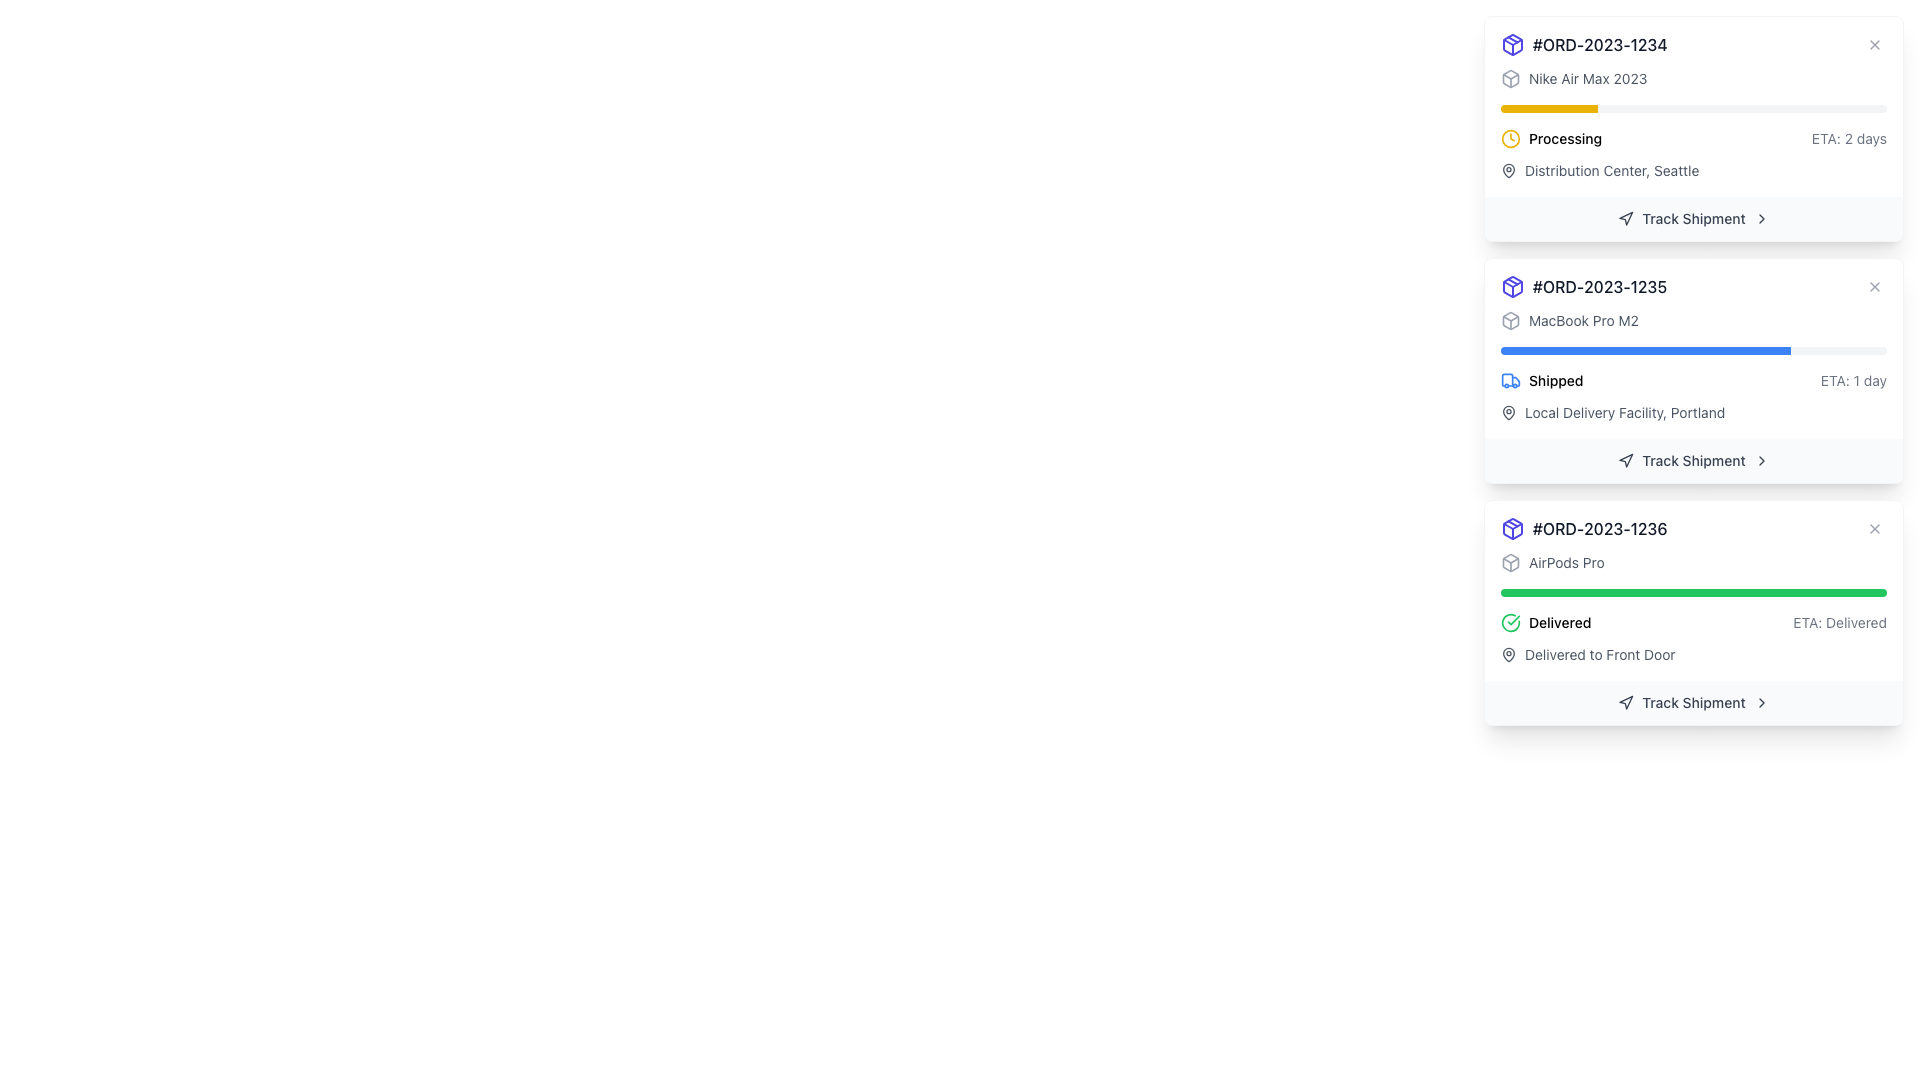  What do you see at coordinates (1874, 45) in the screenshot?
I see `the small circular 'X' icon button located at the top-right corner of the card titled '#ORD-2023-1234'` at bounding box center [1874, 45].